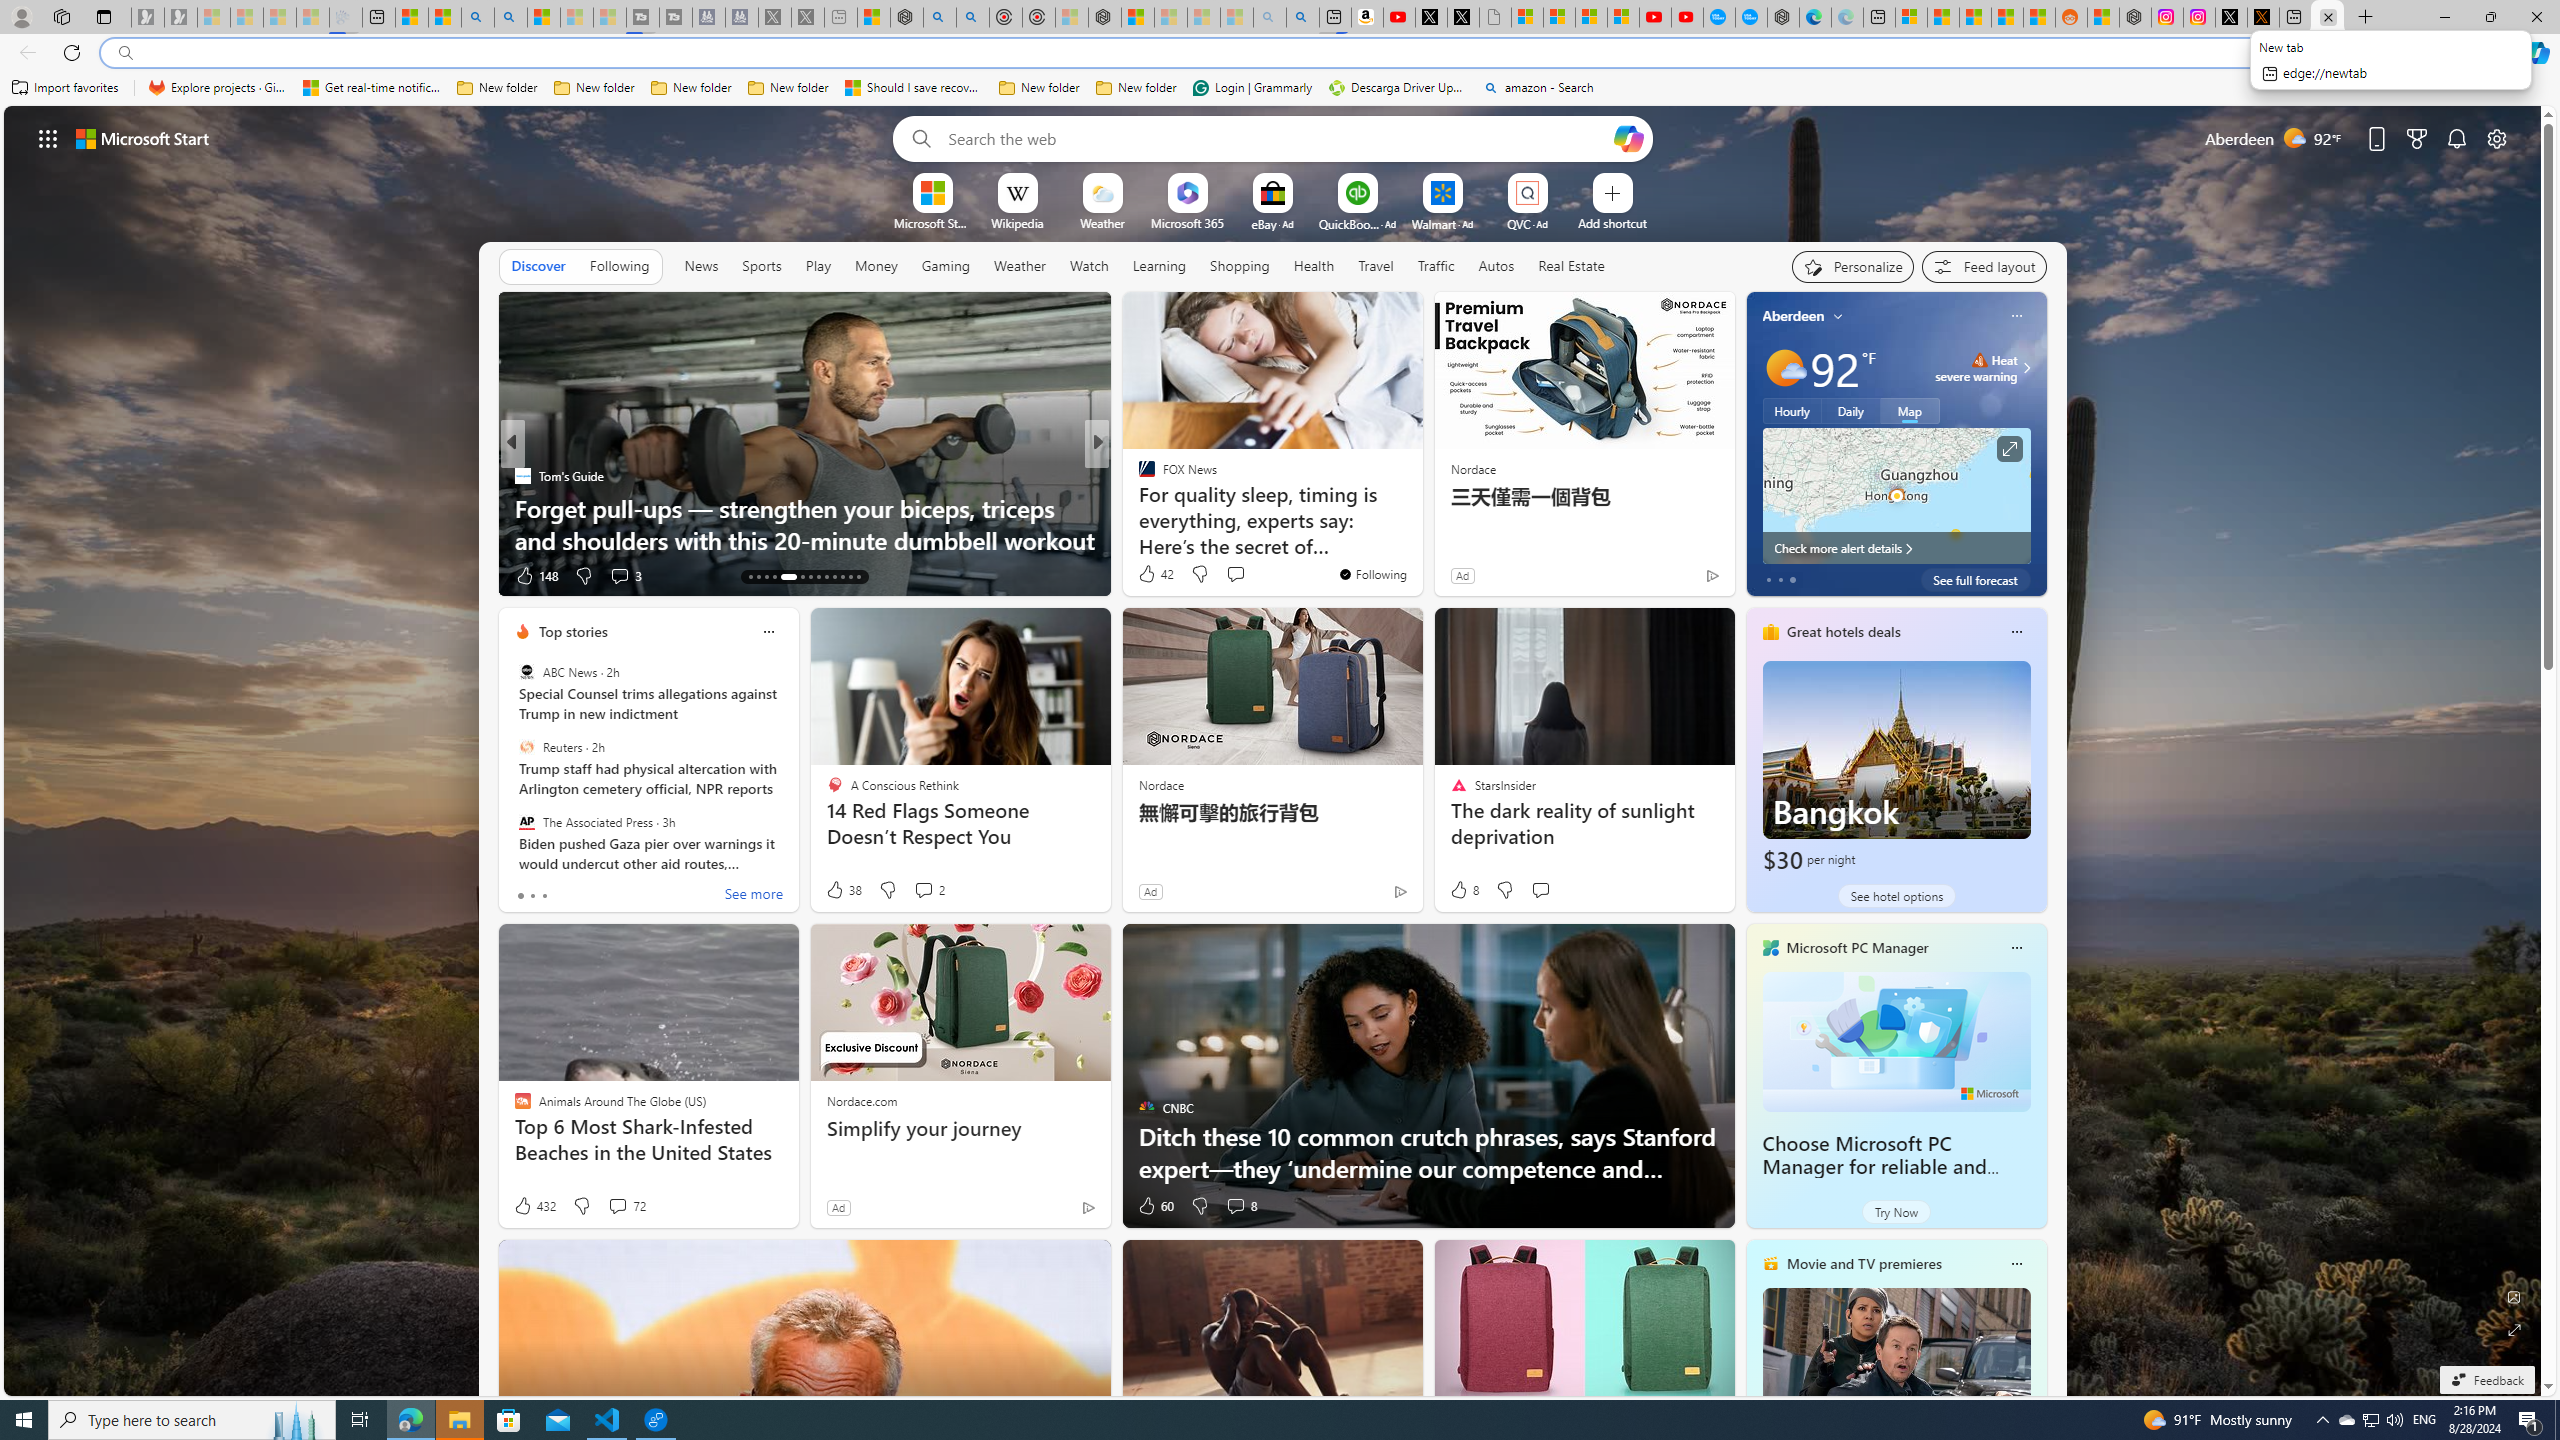 Image resolution: width=2560 pixels, height=1440 pixels. Describe the element at coordinates (1137, 474) in the screenshot. I see `'The Independent'` at that location.